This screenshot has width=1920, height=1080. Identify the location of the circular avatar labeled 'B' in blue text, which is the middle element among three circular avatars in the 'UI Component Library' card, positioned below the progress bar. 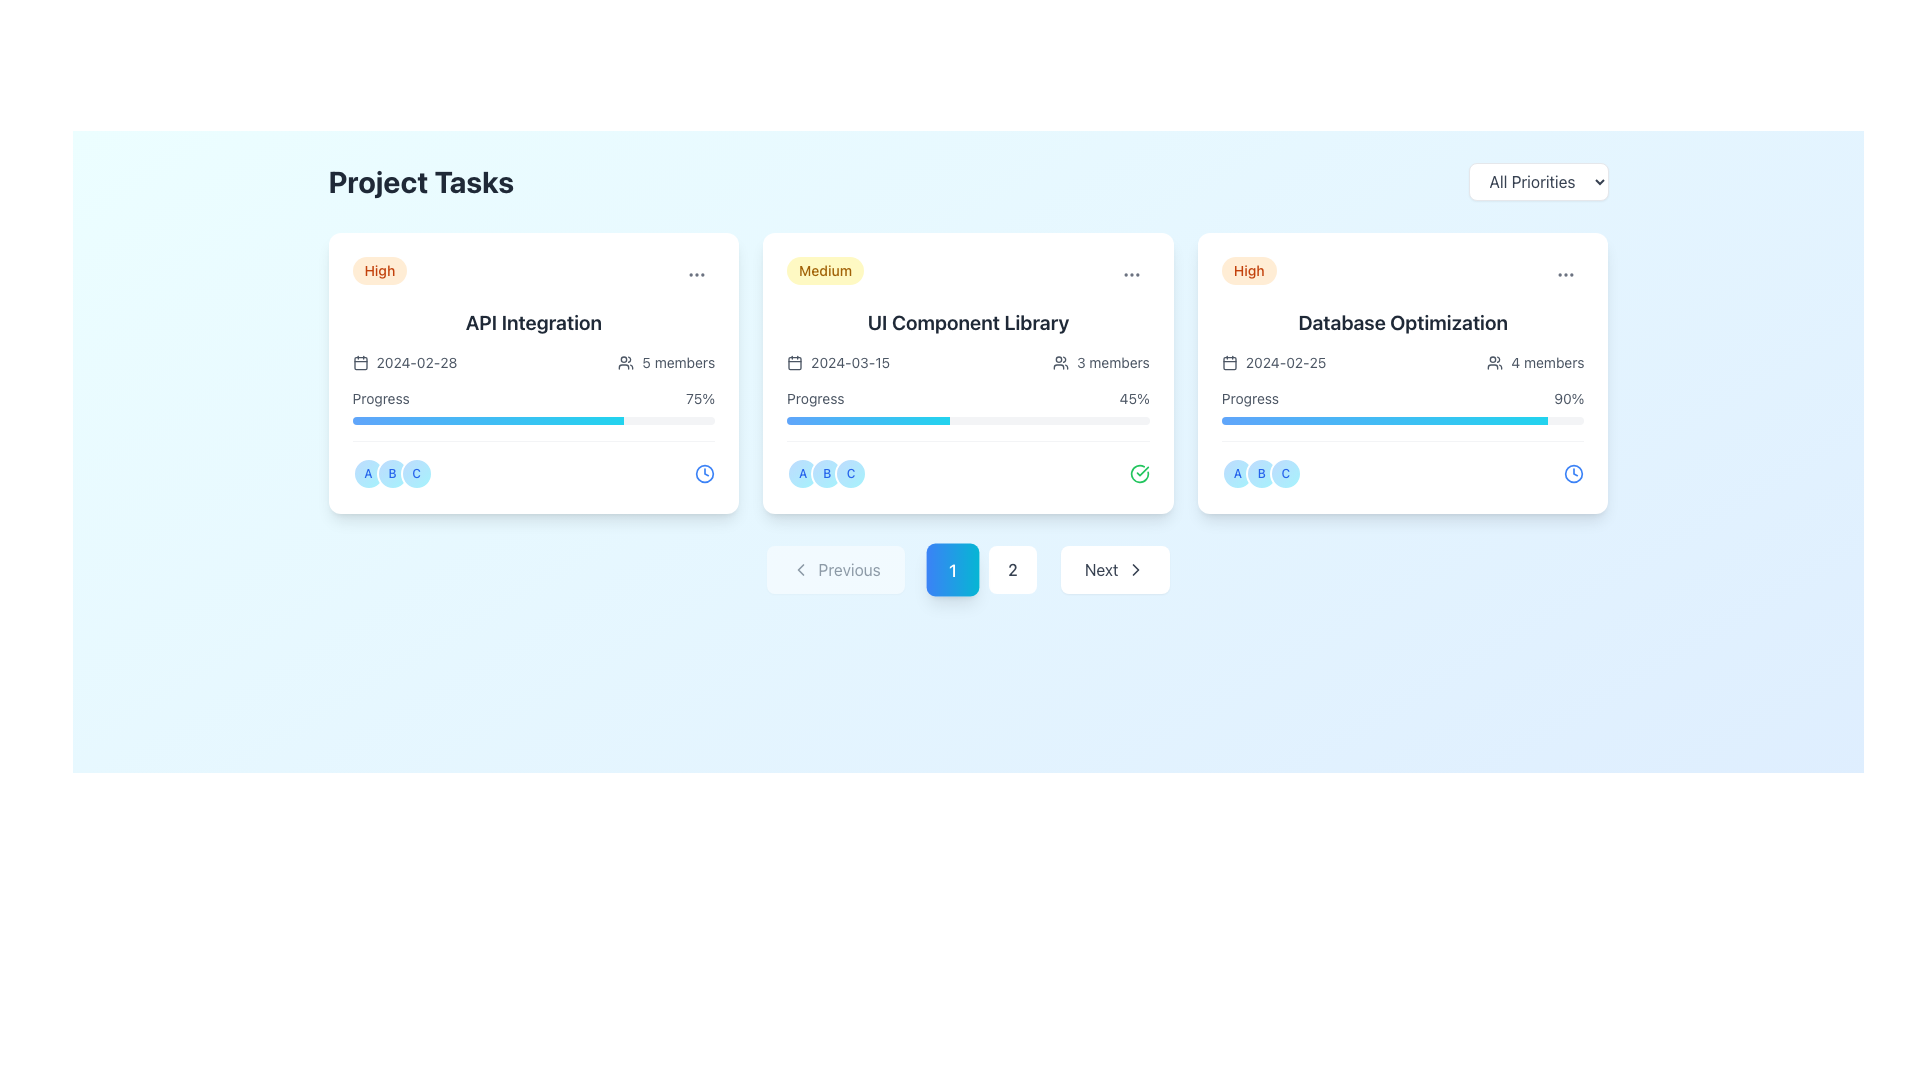
(827, 474).